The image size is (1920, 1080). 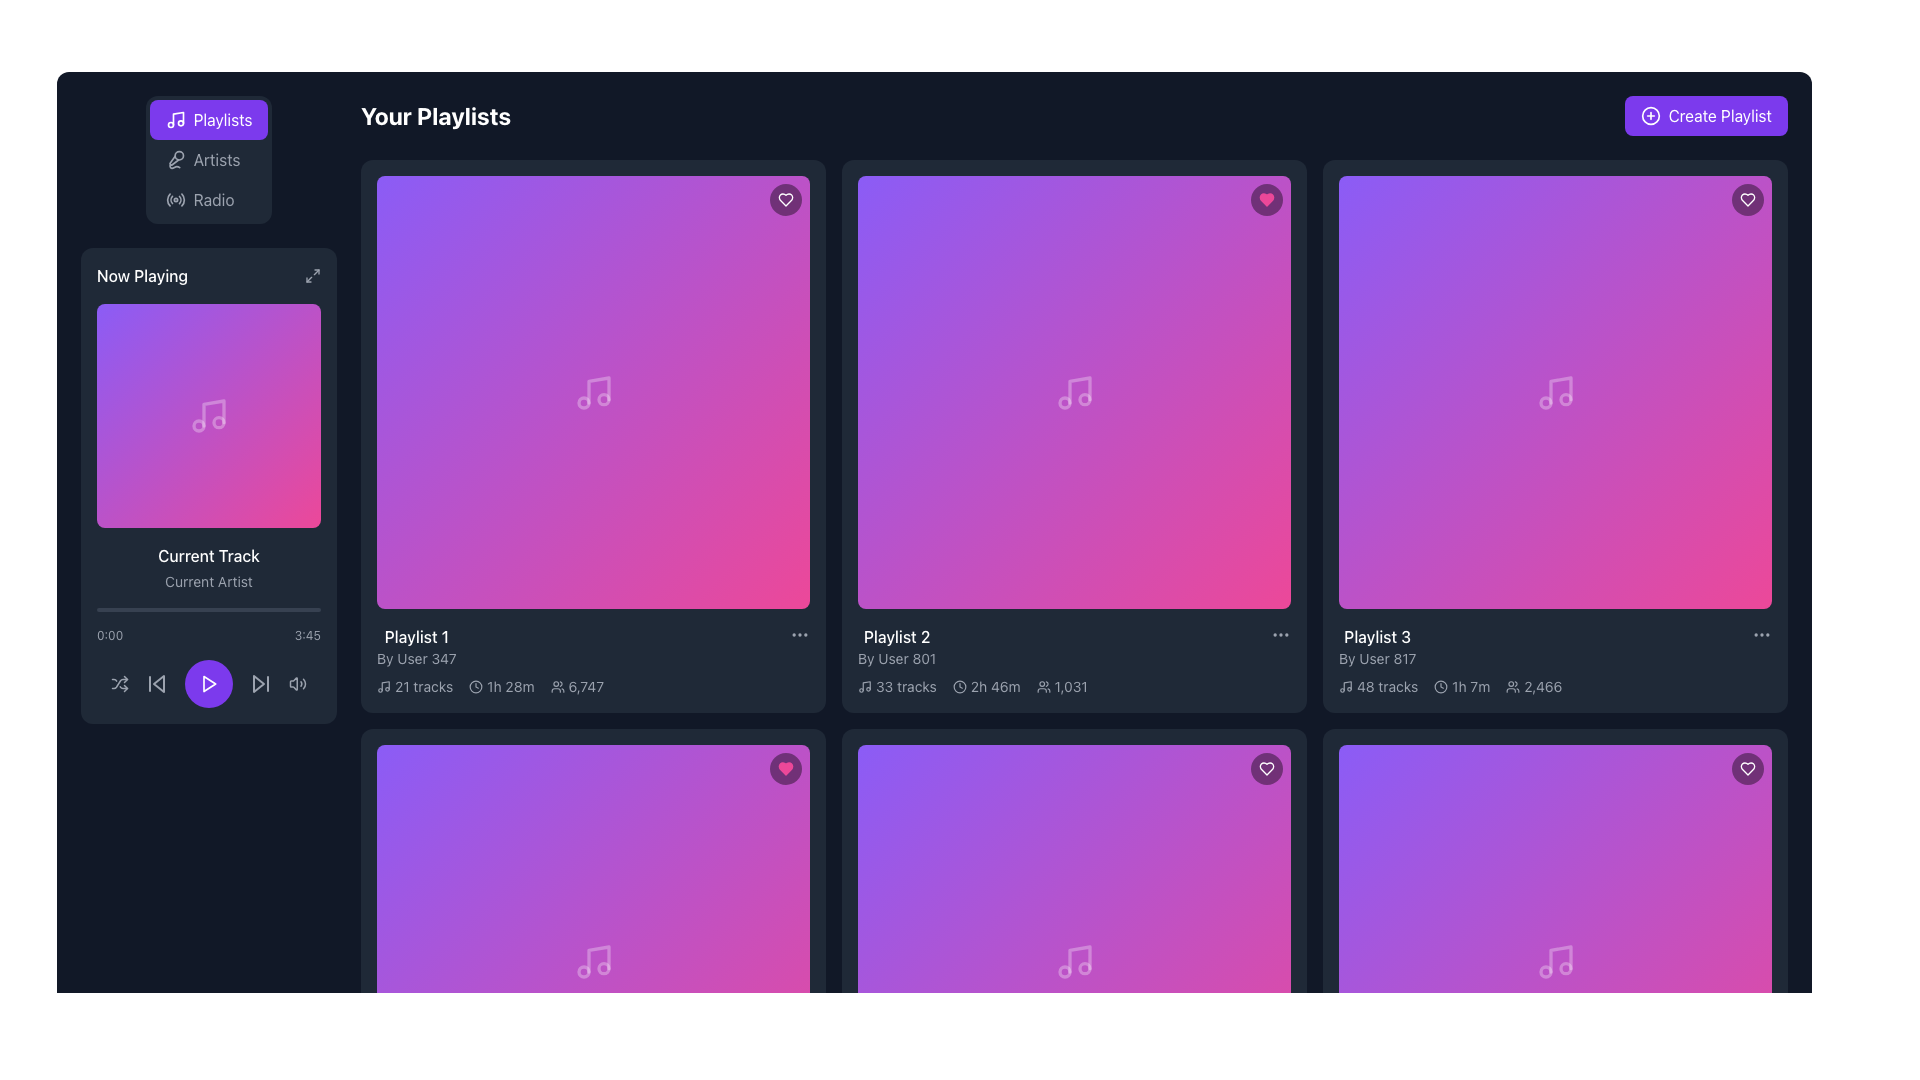 What do you see at coordinates (1544, 970) in the screenshot?
I see `the circular icon within the music note located in the bottom-right playlist card` at bounding box center [1544, 970].